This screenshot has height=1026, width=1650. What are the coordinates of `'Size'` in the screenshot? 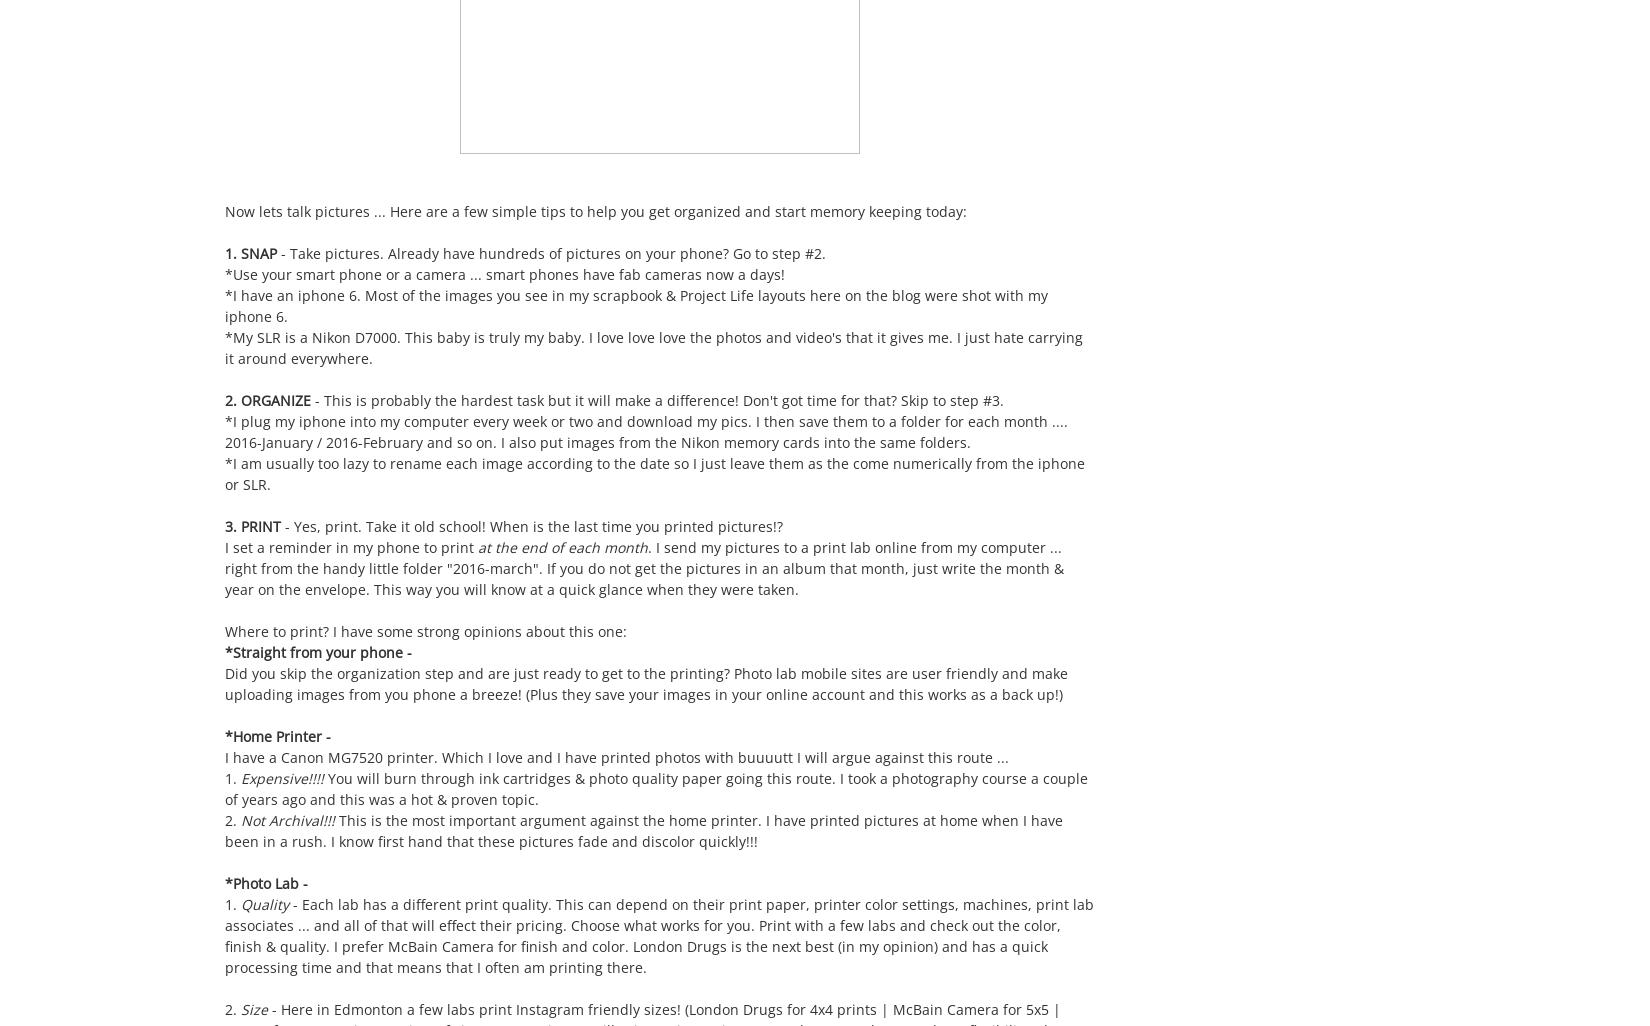 It's located at (256, 1008).